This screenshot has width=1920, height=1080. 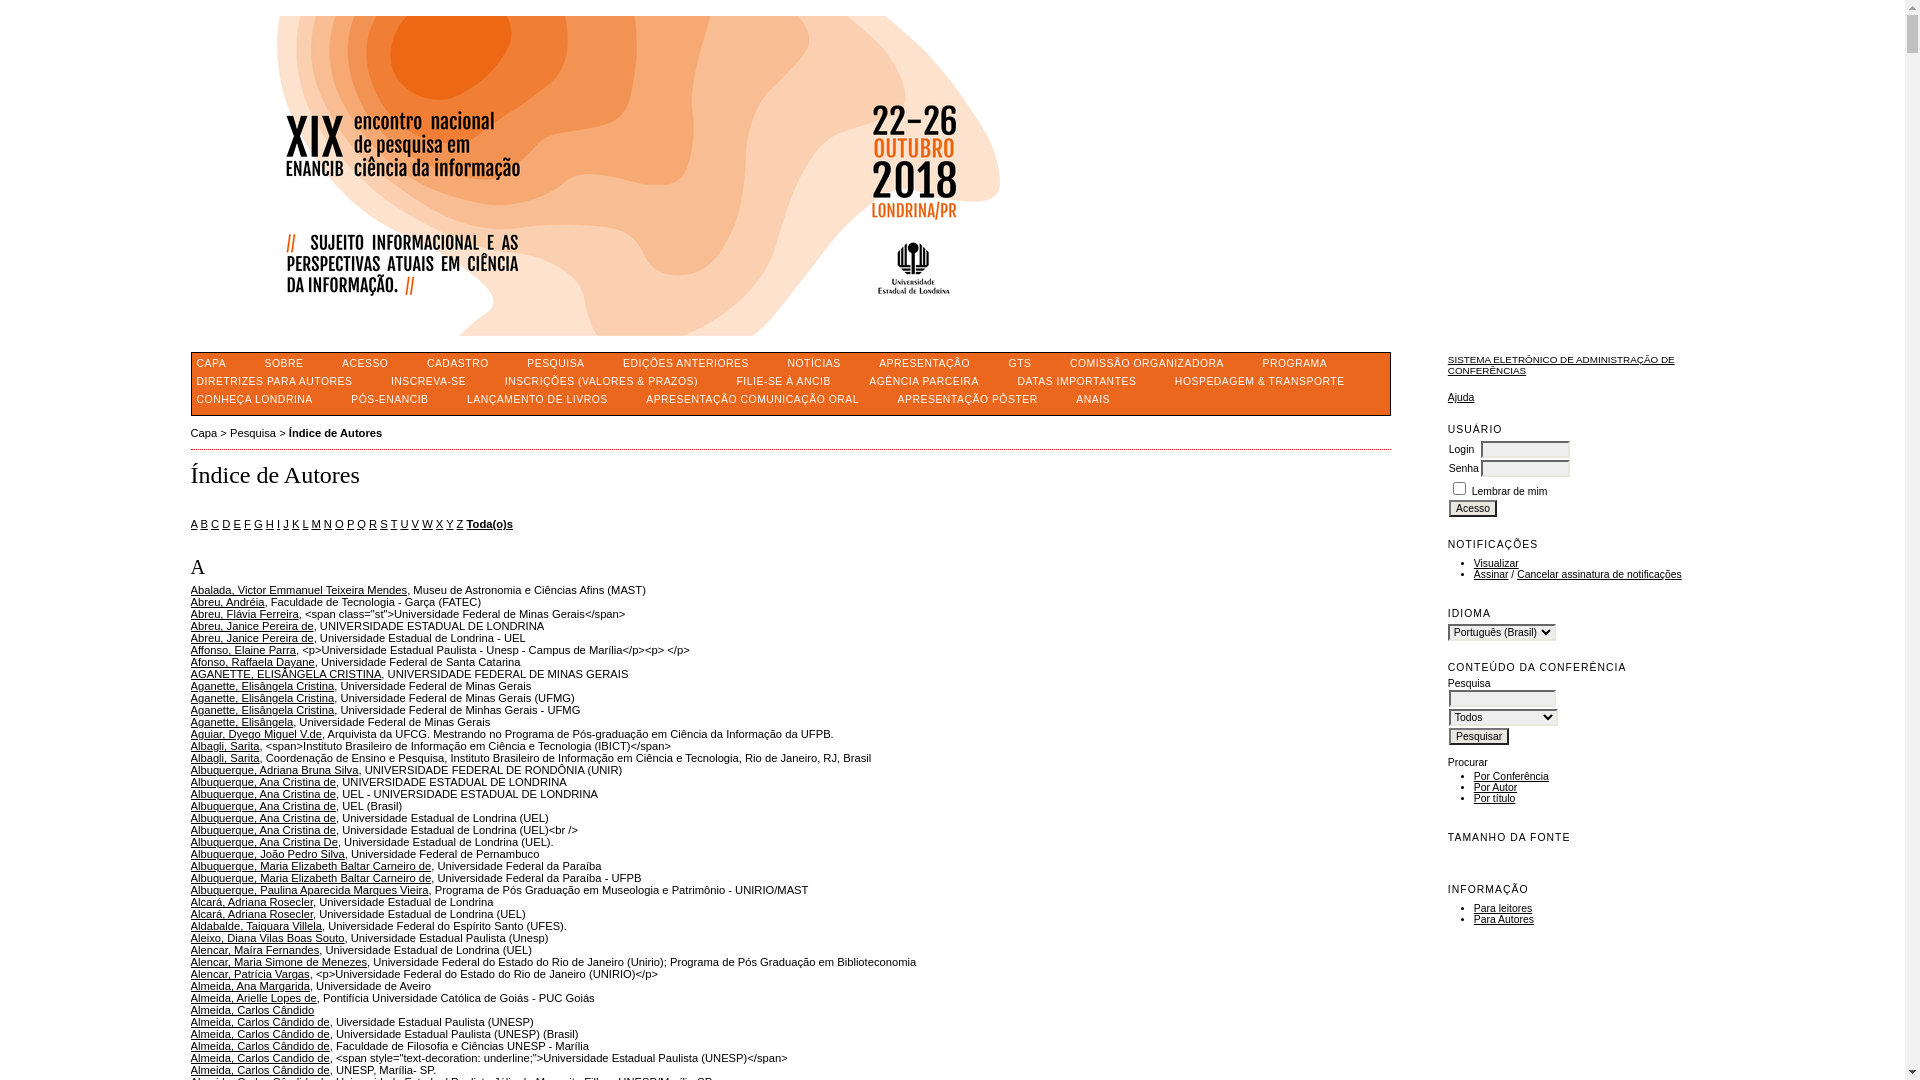 I want to click on 'Albuquerque, Maria Elizabeth Baltar Carneiro de', so click(x=309, y=865).